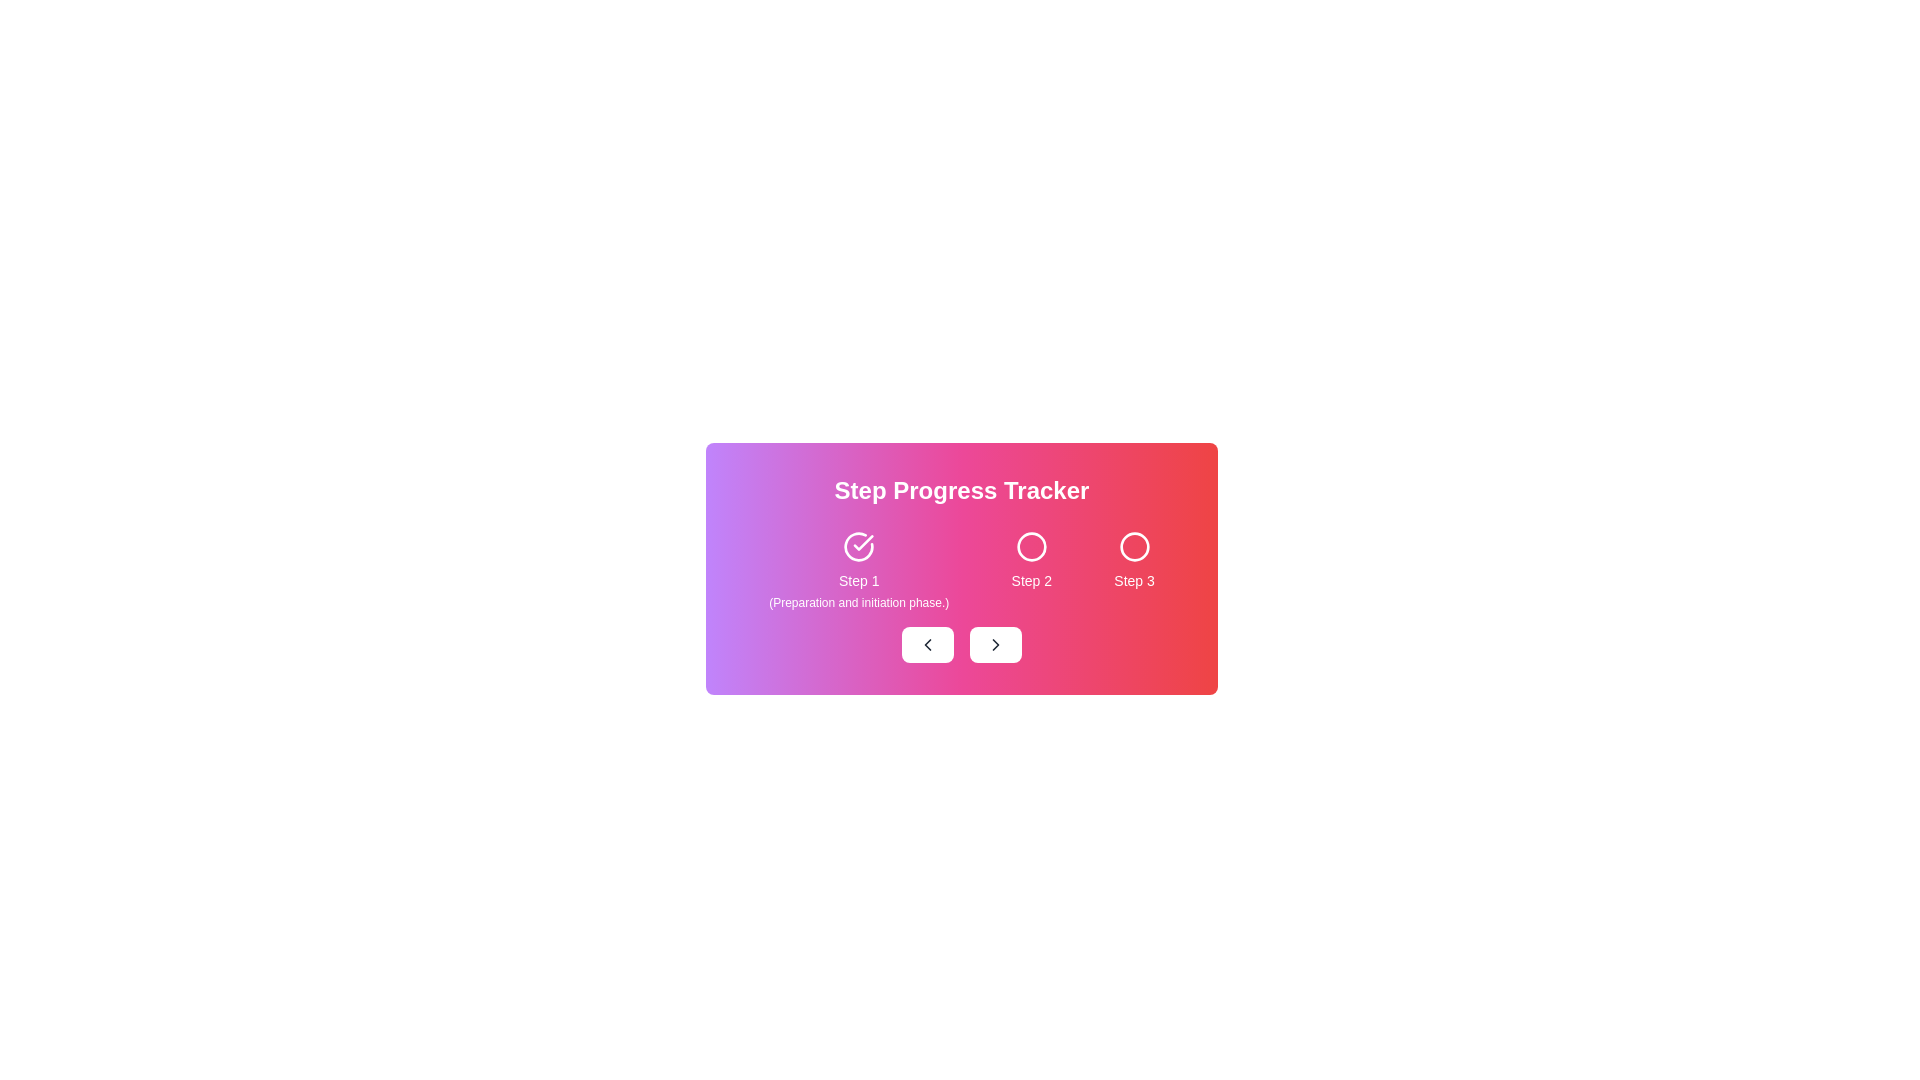 The image size is (1920, 1080). What do you see at coordinates (859, 601) in the screenshot?
I see `the descriptive text located below the 'Step 1' label in the progress tracker interface` at bounding box center [859, 601].